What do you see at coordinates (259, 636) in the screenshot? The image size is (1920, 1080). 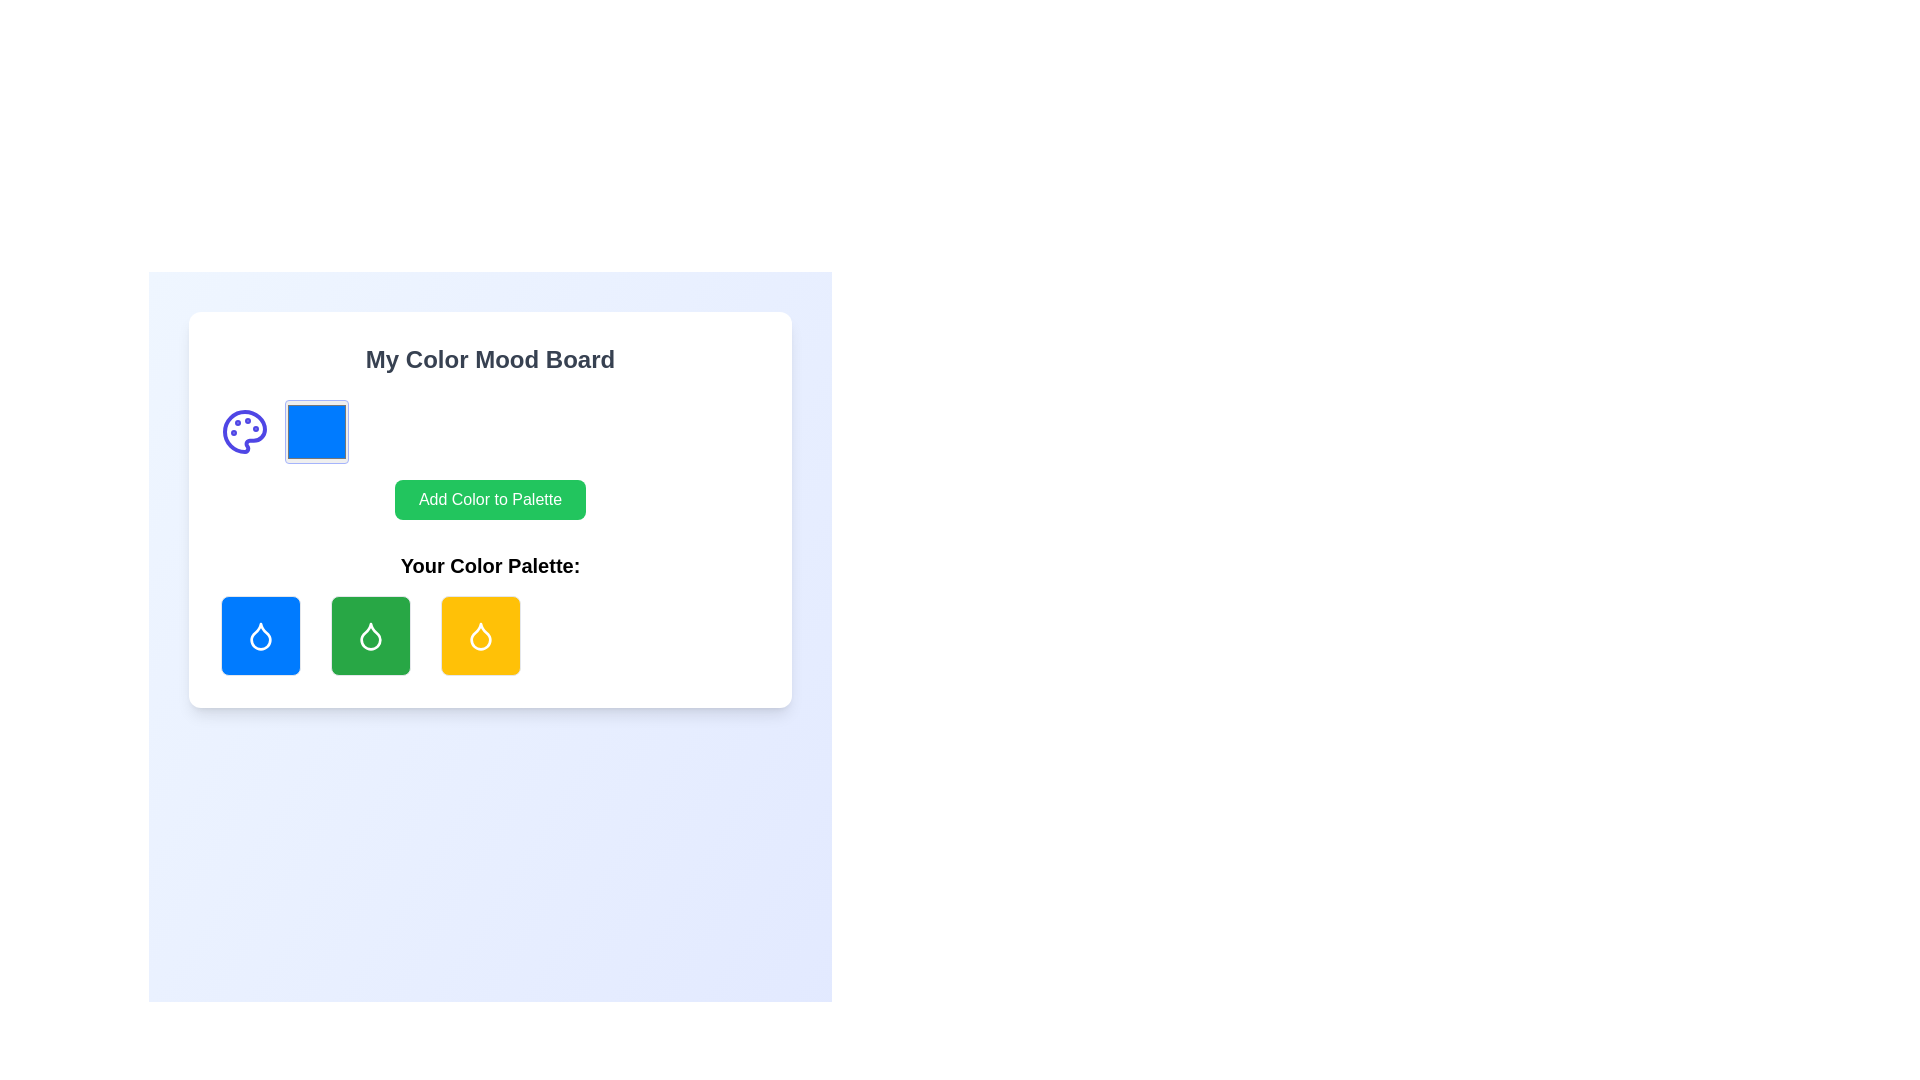 I see `the first blue droplet icon in the 'Your Color Palette' section` at bounding box center [259, 636].